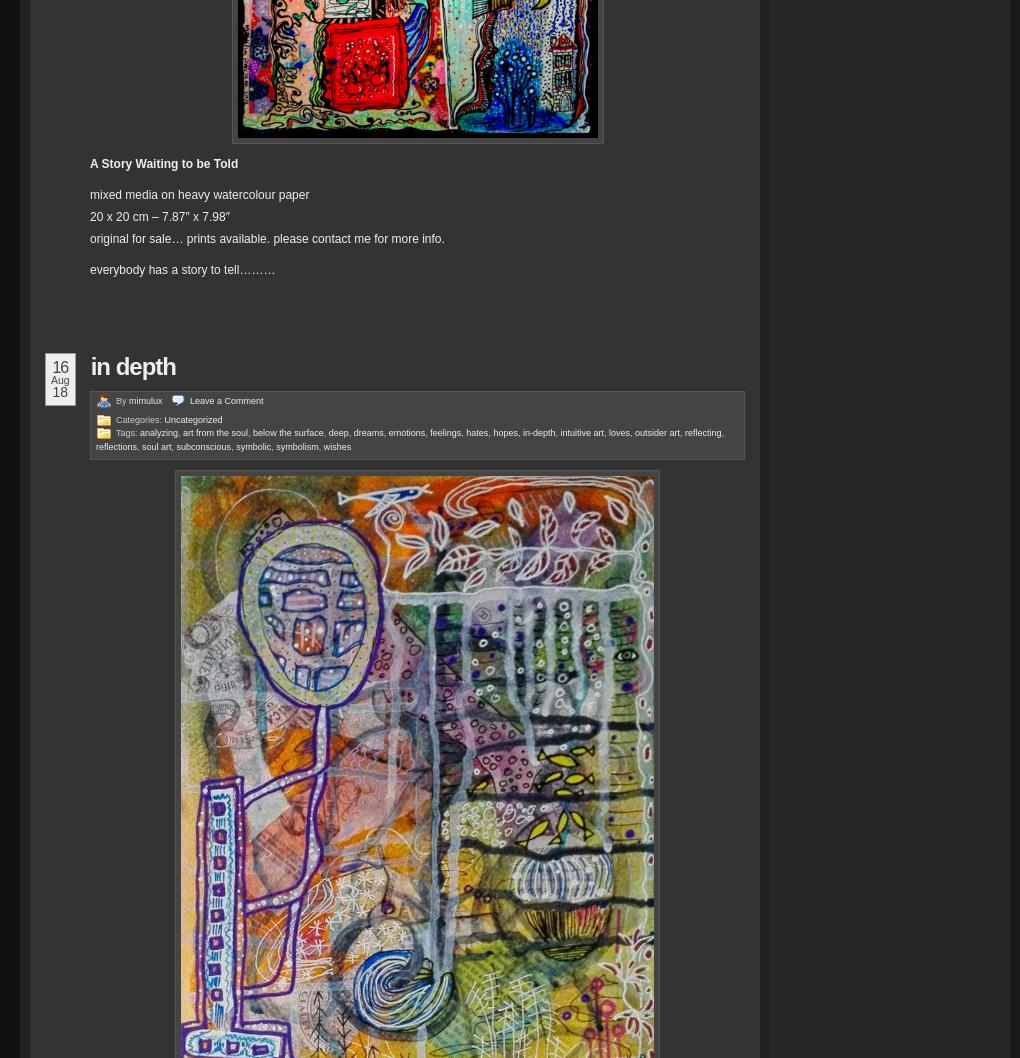 Image resolution: width=1020 pixels, height=1058 pixels. What do you see at coordinates (338, 433) in the screenshot?
I see `'deep'` at bounding box center [338, 433].